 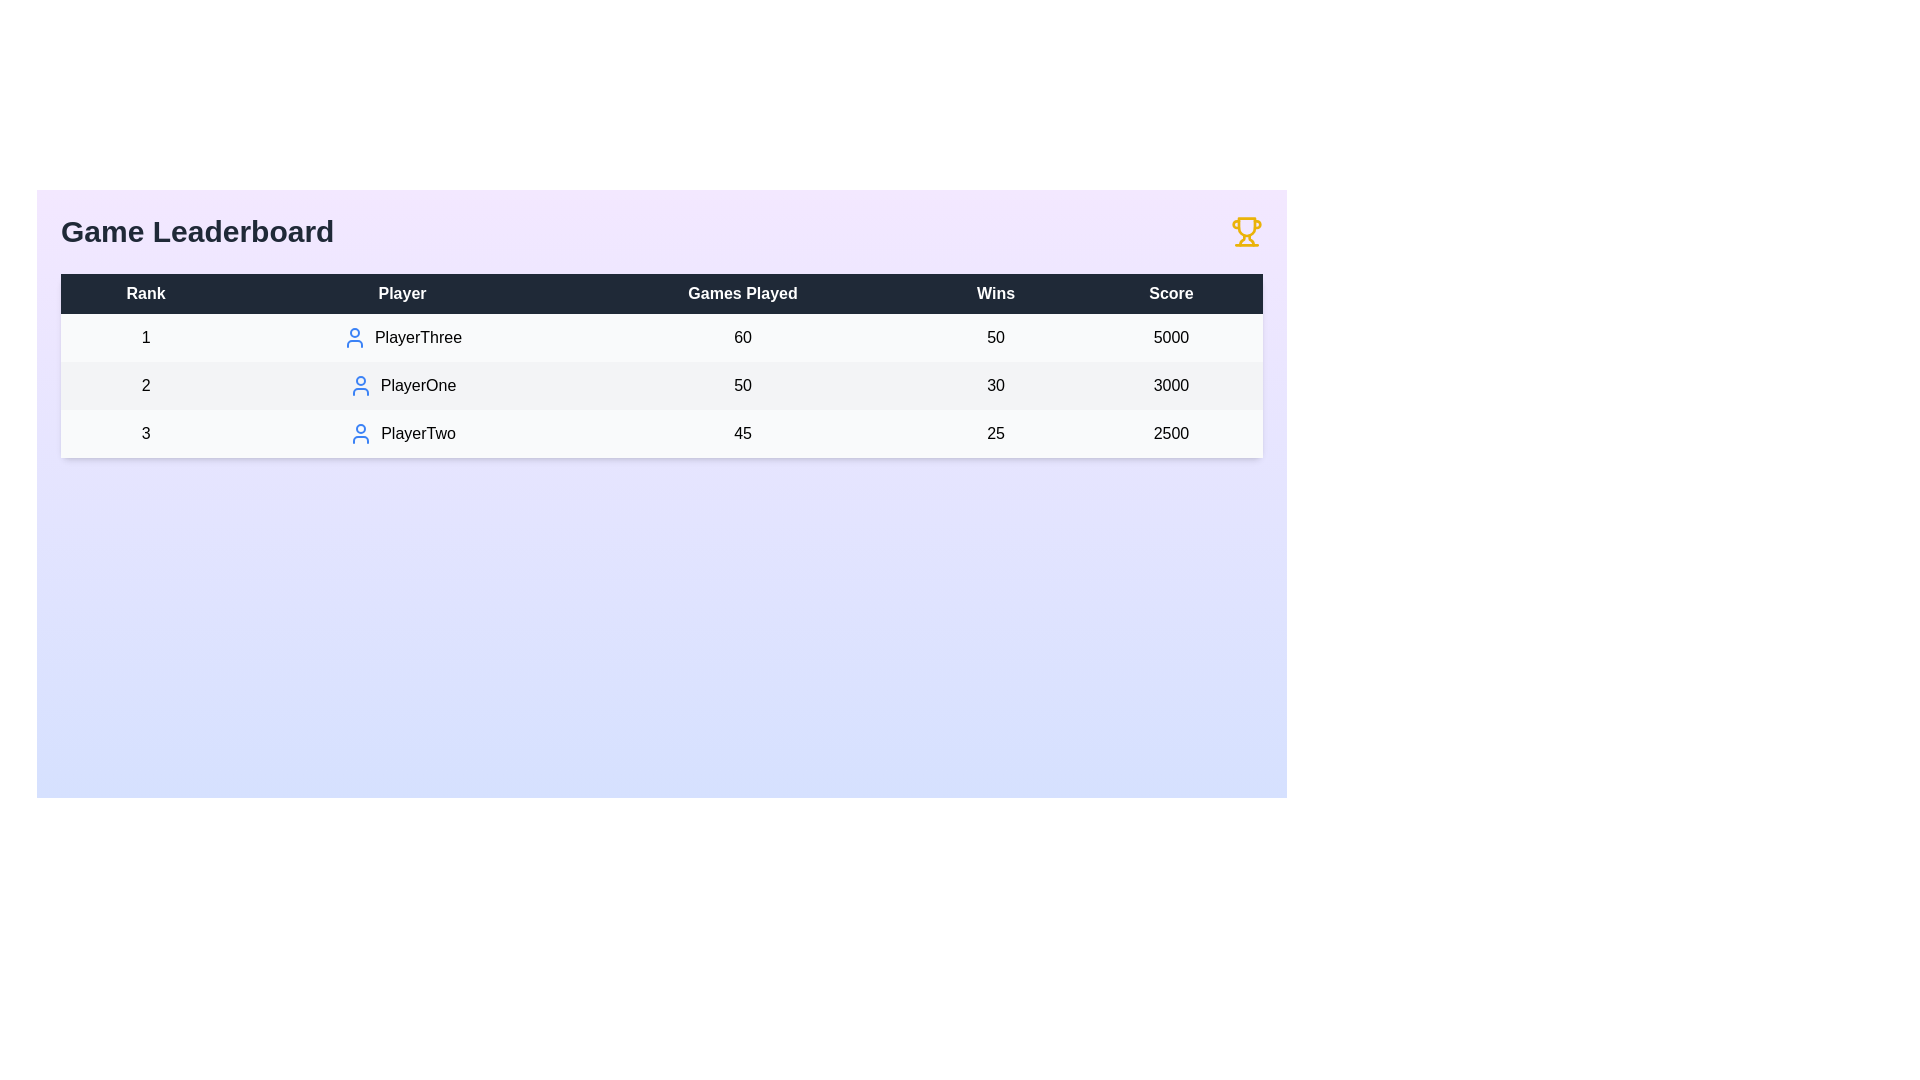 I want to click on the 'Score' text element for 'PlayerThree' located in the fifth column of the first row in the leaderboard table, so click(x=1171, y=337).